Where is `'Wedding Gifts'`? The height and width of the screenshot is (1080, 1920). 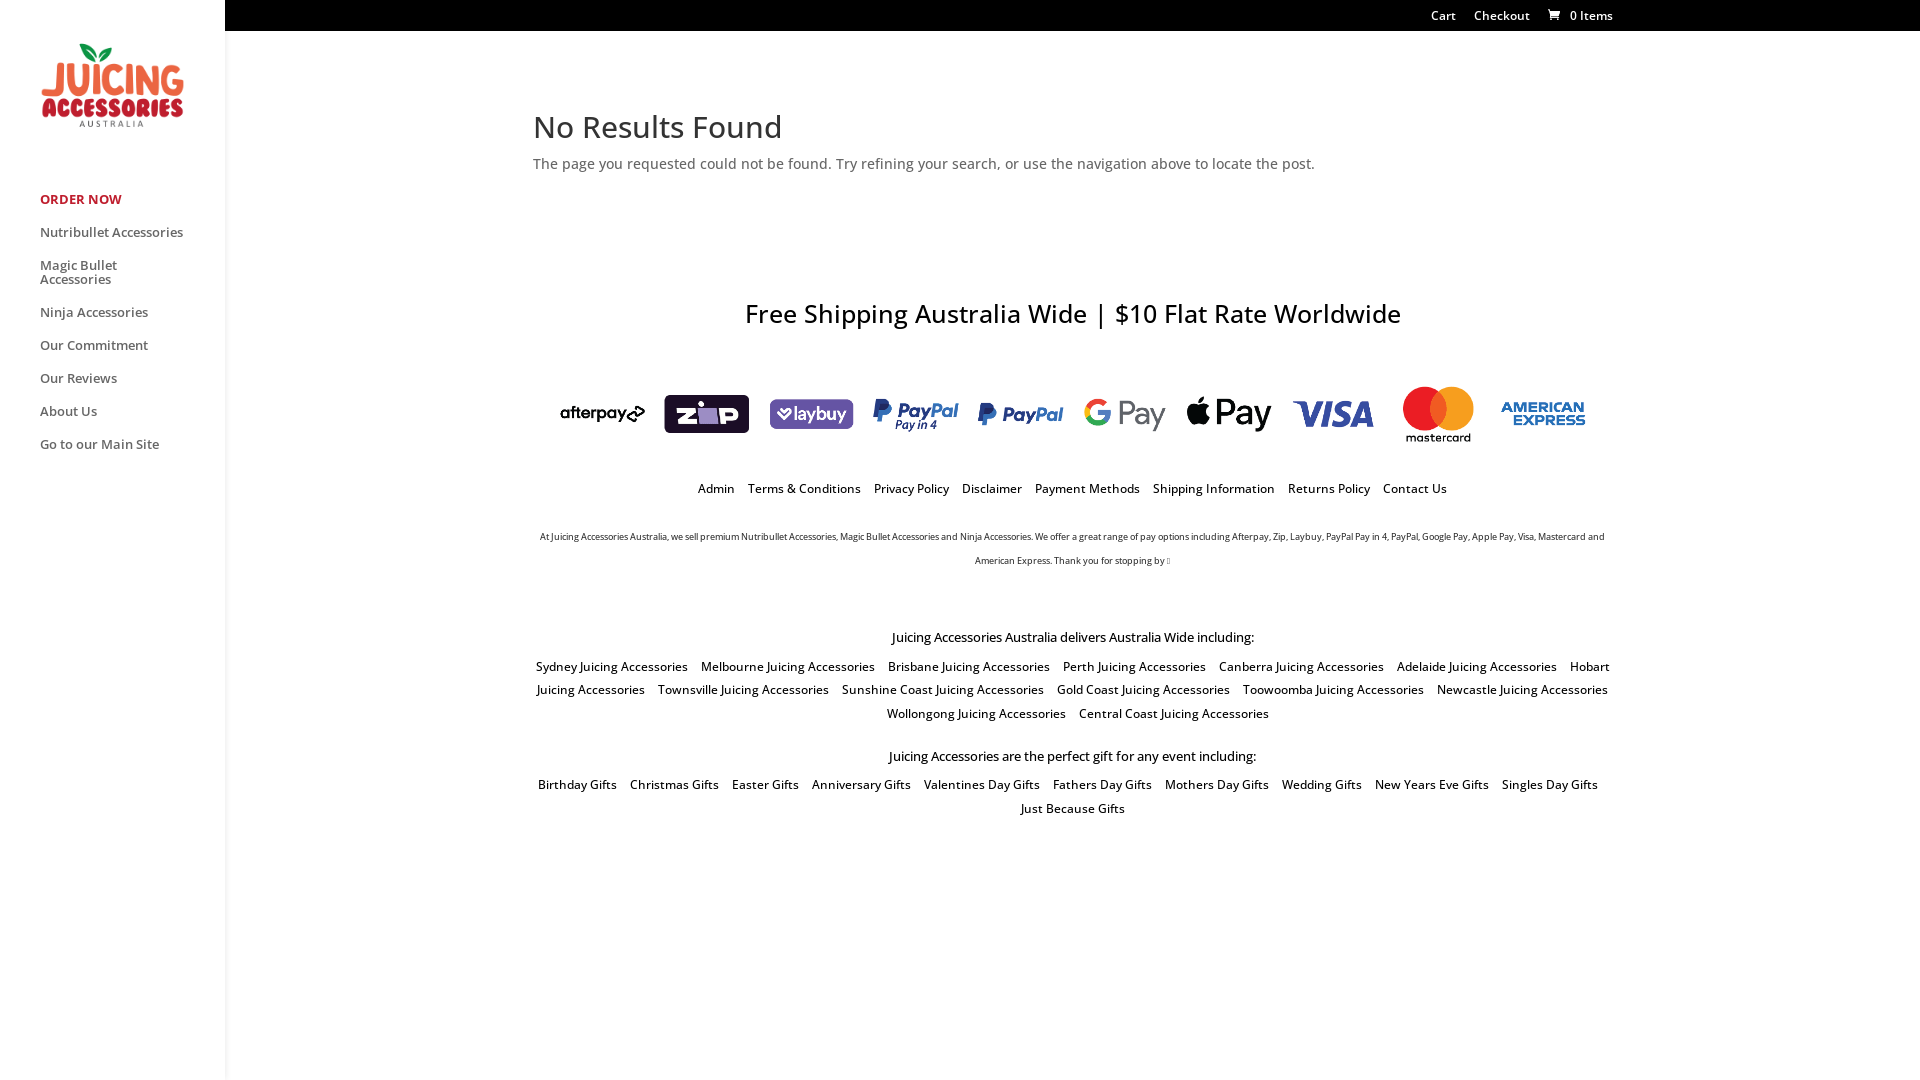
'Wedding Gifts' is located at coordinates (1321, 783).